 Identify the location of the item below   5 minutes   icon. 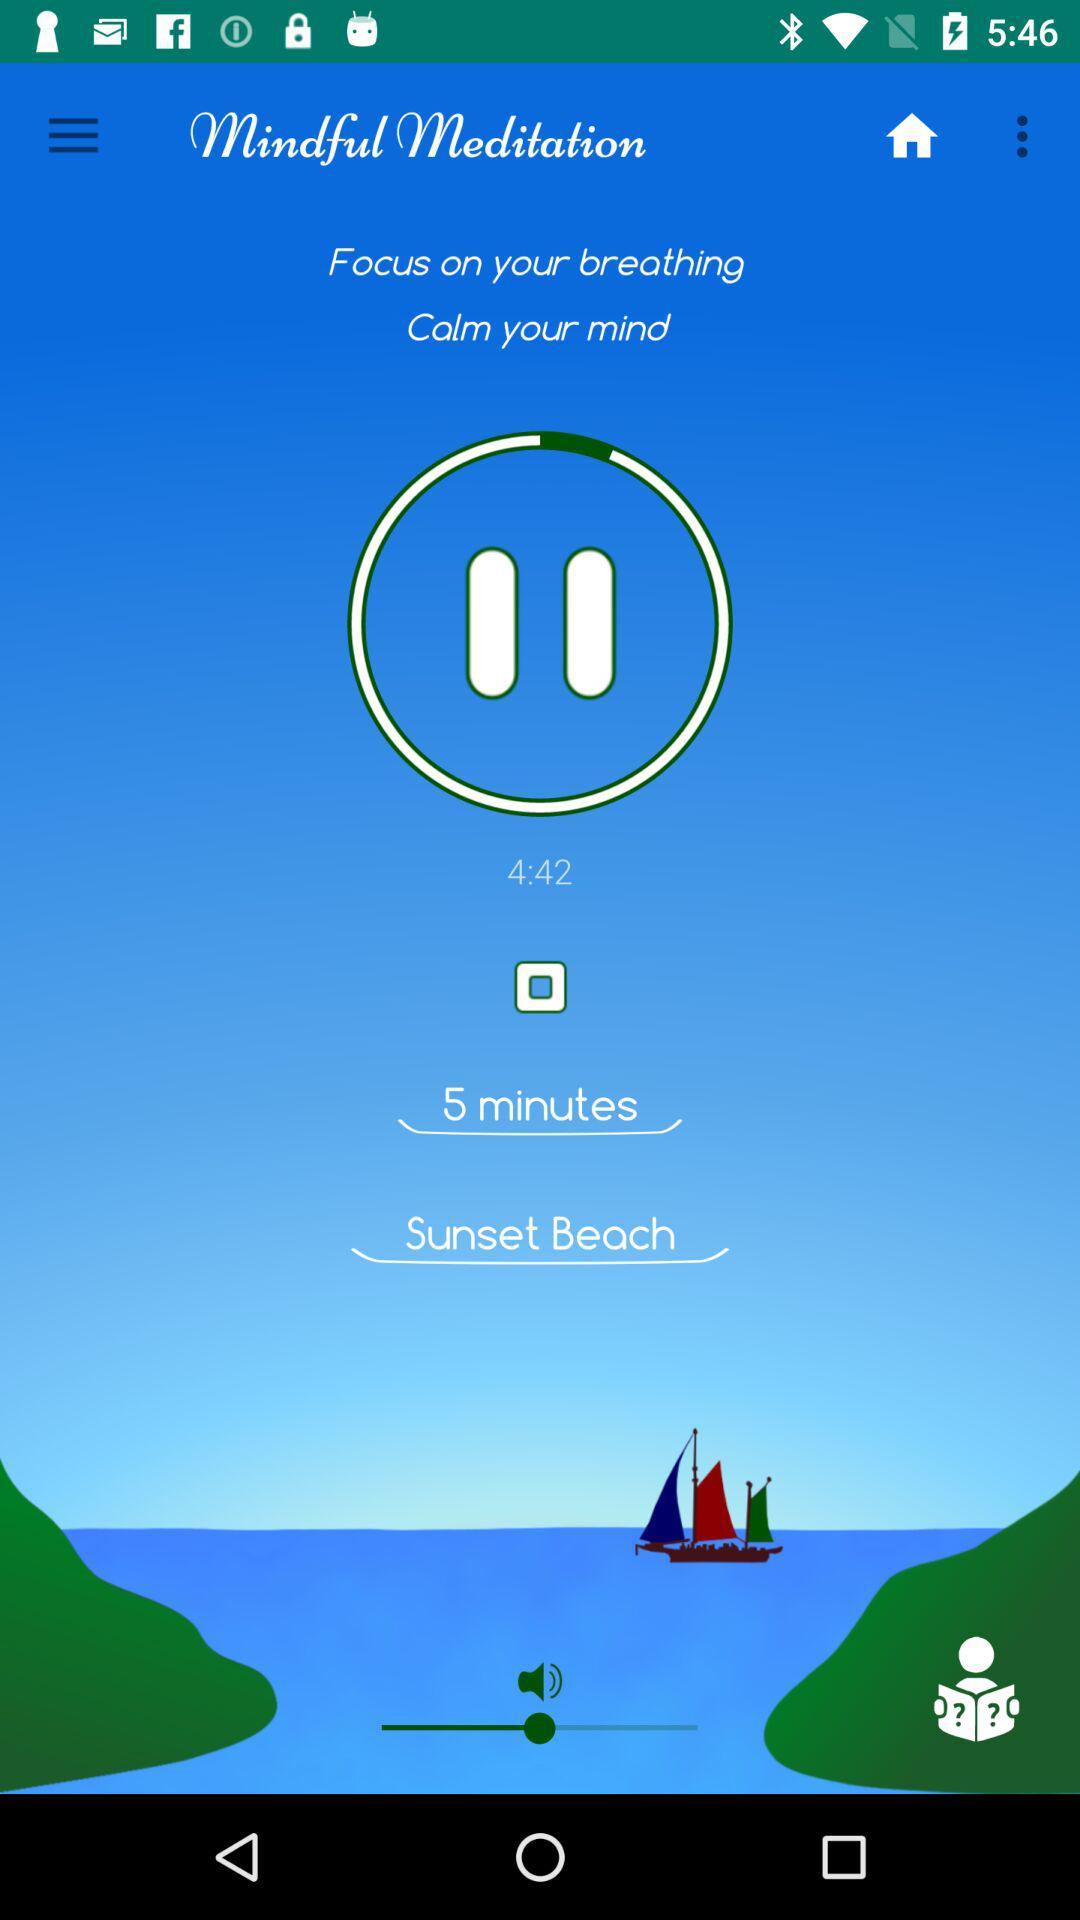
(540, 1232).